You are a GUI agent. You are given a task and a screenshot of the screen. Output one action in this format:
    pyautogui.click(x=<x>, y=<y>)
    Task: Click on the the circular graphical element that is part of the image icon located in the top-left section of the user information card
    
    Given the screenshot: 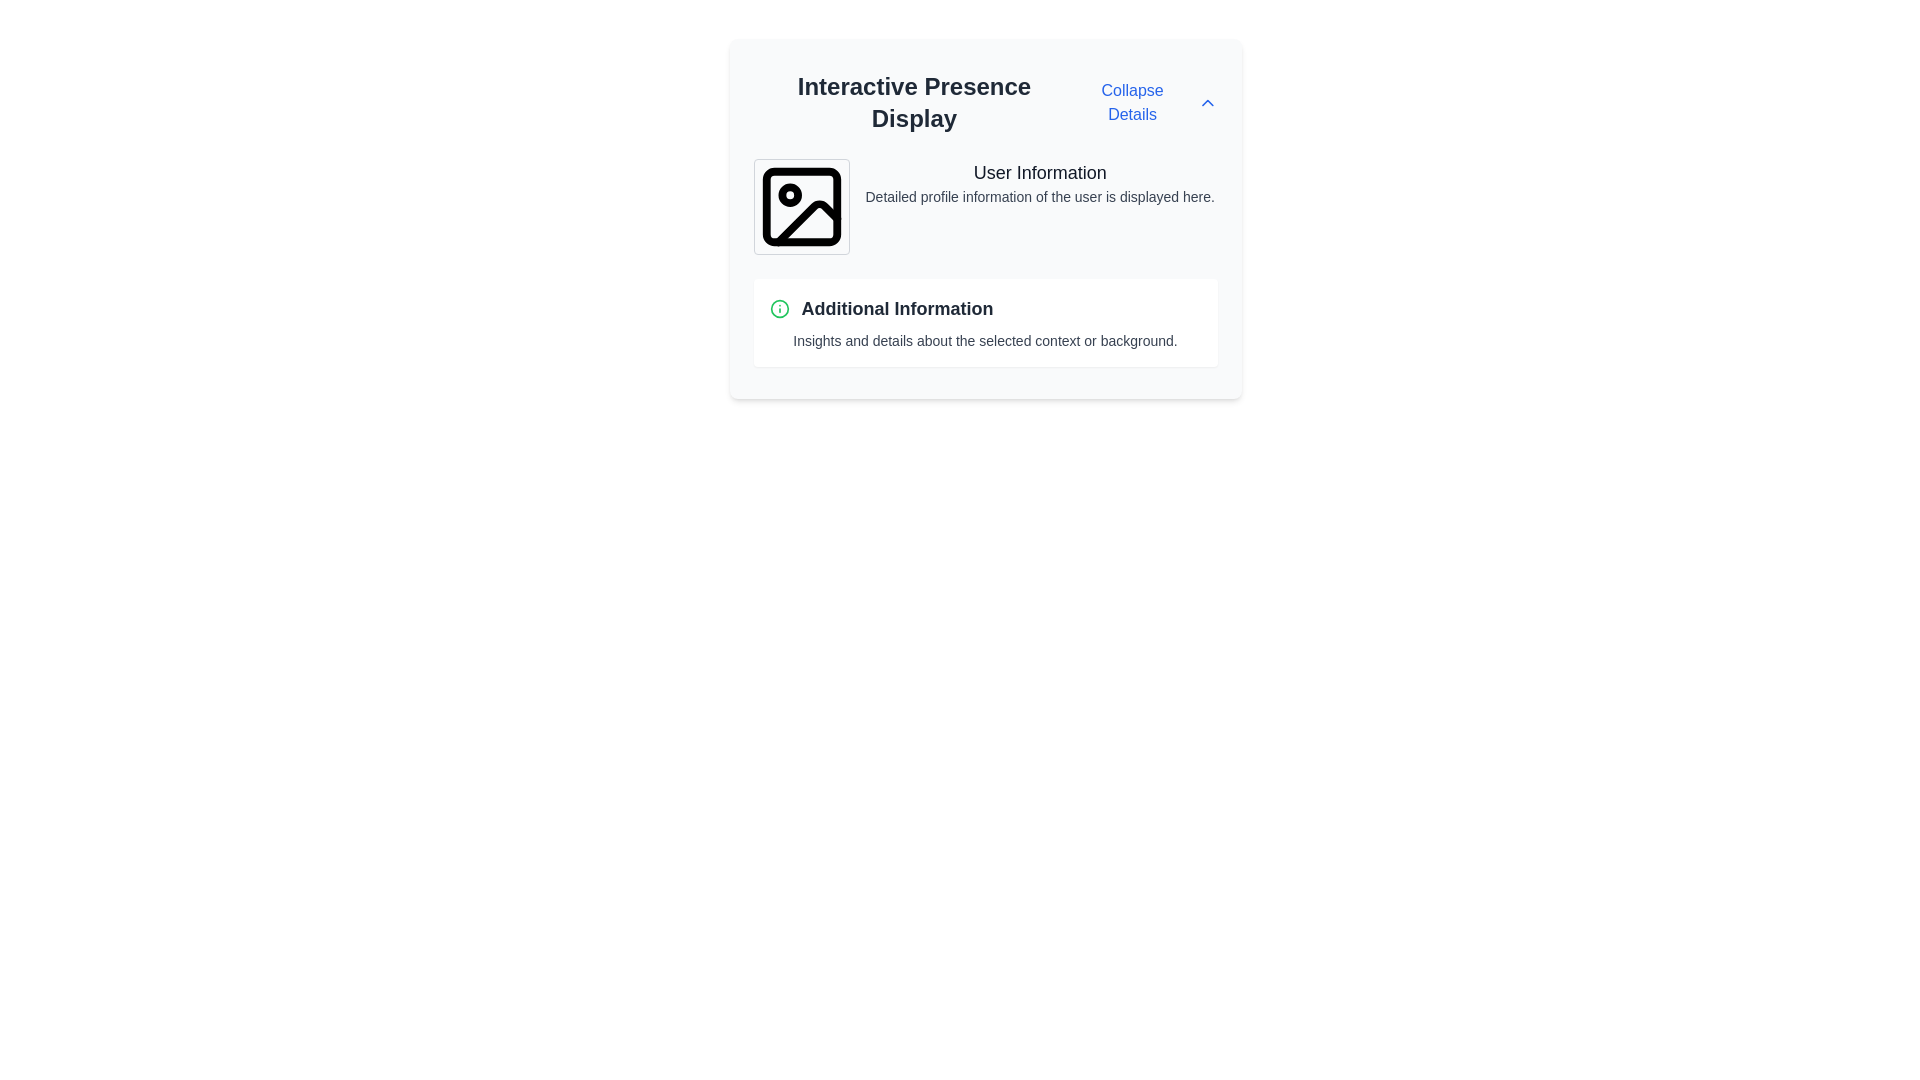 What is the action you would take?
    pyautogui.click(x=788, y=195)
    